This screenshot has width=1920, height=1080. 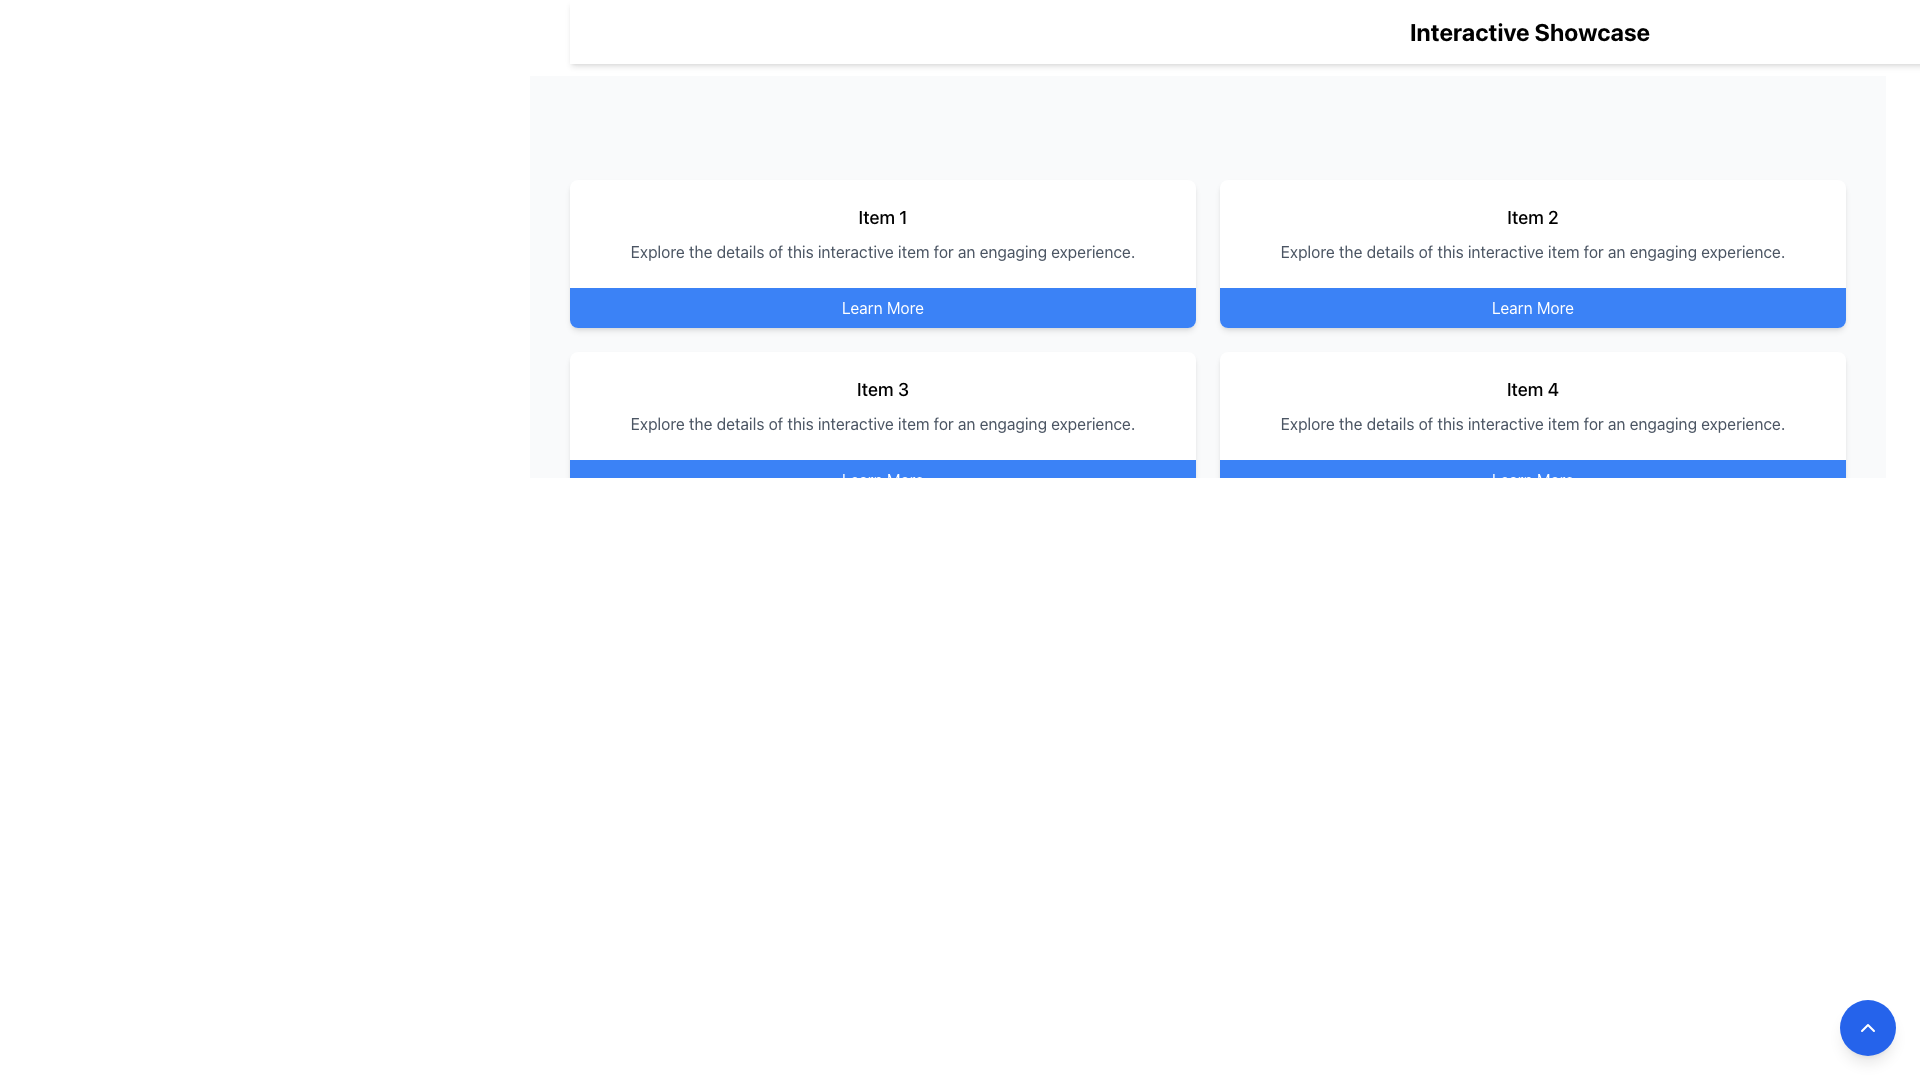 What do you see at coordinates (1531, 218) in the screenshot?
I see `the title text element located at the top-right quadrant of the second card in the first row of the grid layout` at bounding box center [1531, 218].